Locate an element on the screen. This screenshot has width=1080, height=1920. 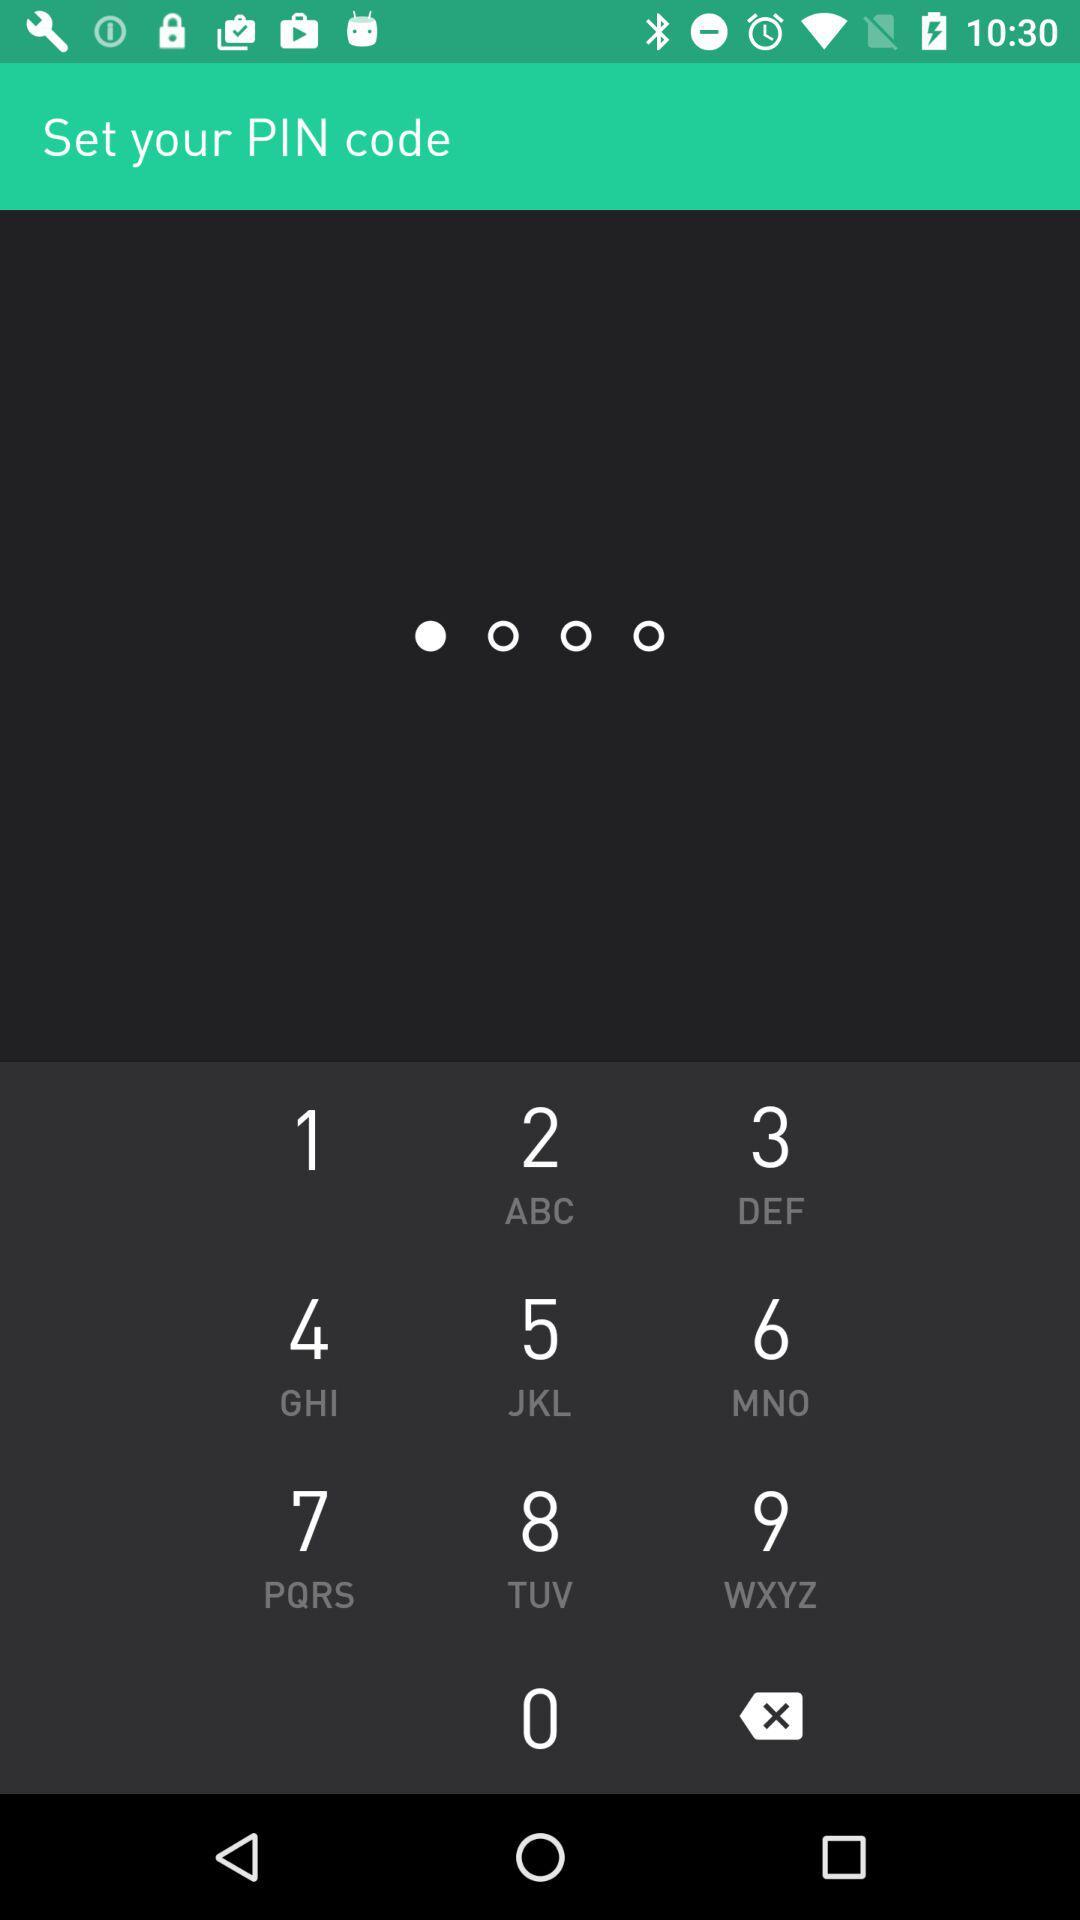
the icon next to the abc icon is located at coordinates (308, 1157).